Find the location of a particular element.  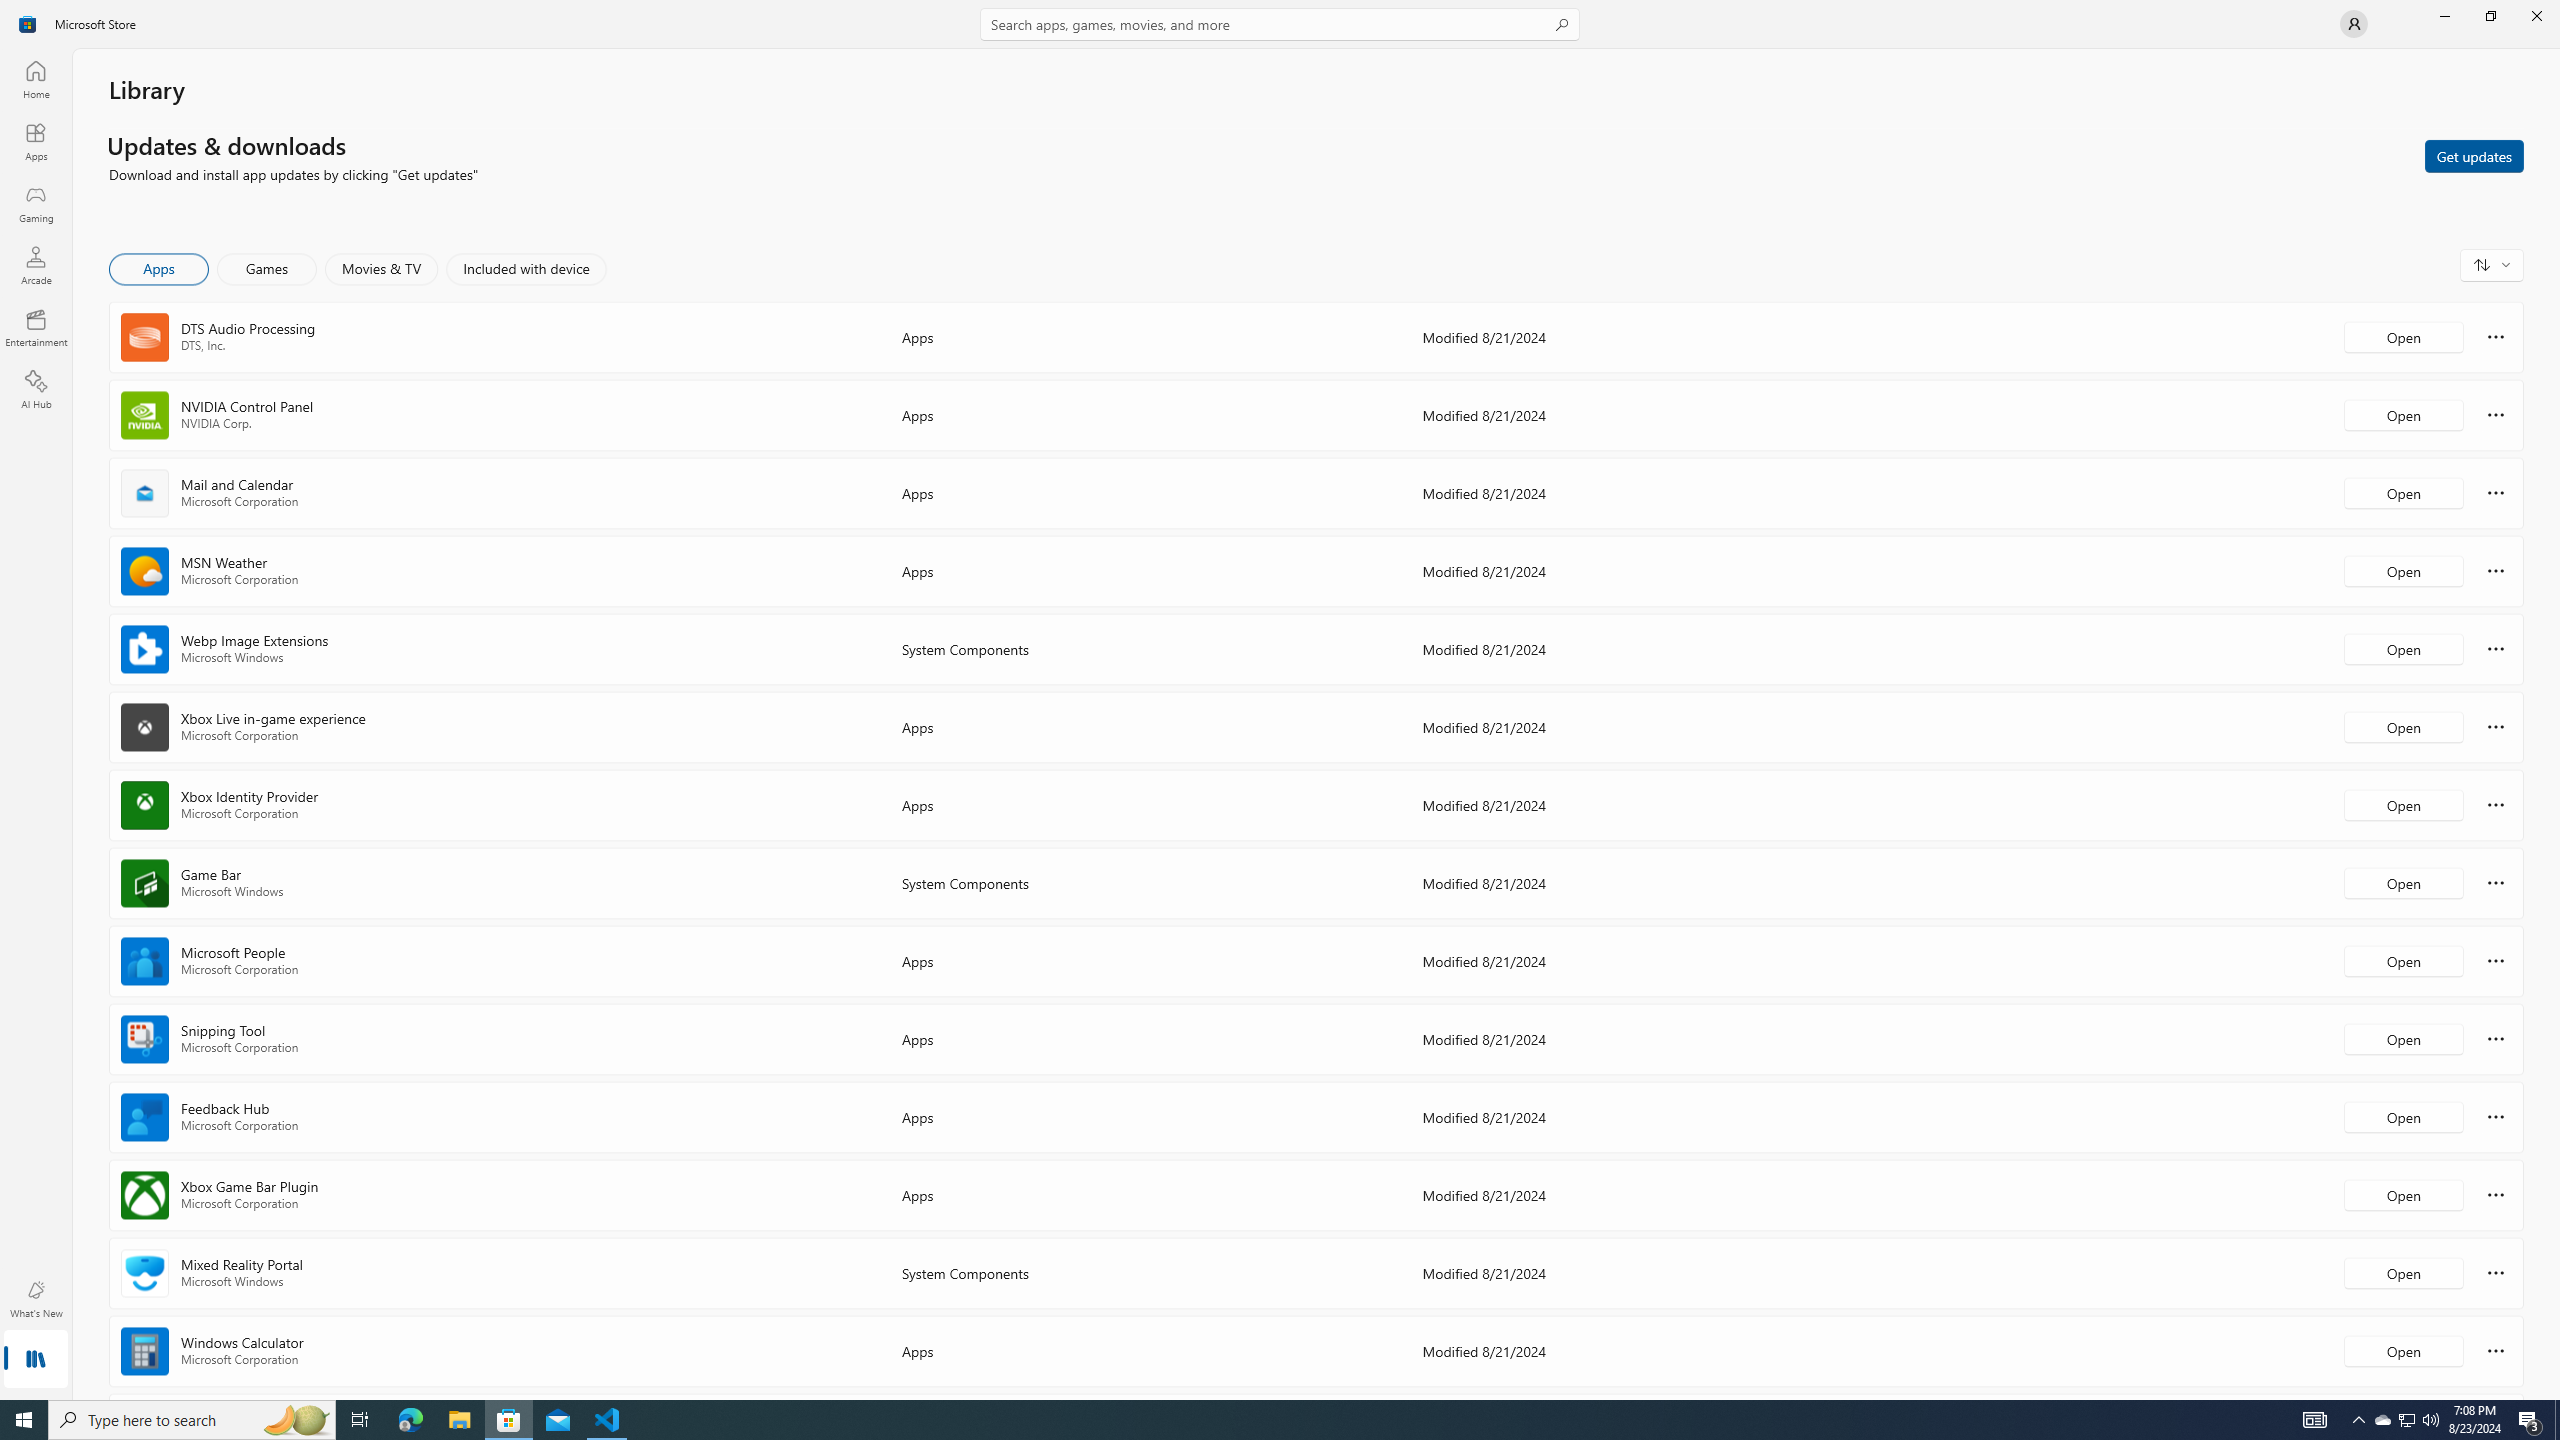

'Movies & TV' is located at coordinates (380, 268).